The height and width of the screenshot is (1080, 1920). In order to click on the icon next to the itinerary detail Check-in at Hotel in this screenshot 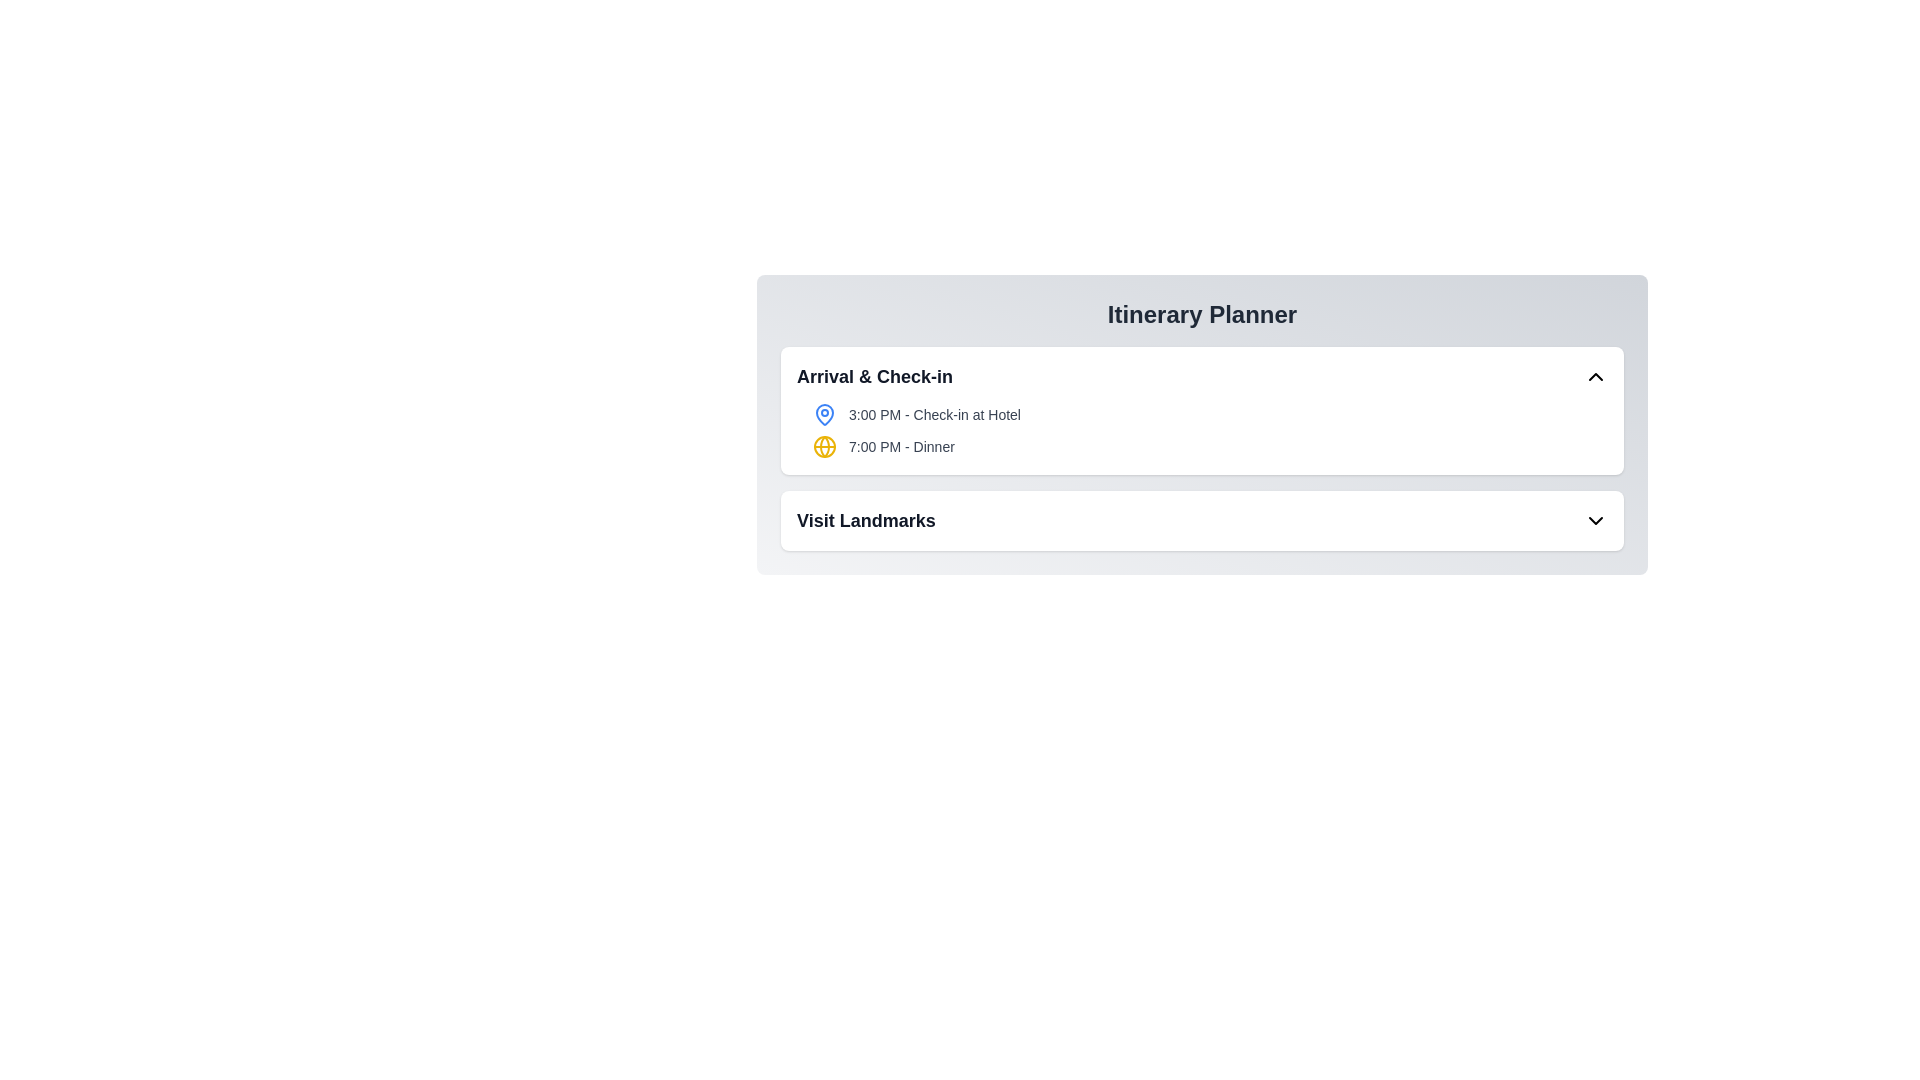, I will do `click(825, 414)`.